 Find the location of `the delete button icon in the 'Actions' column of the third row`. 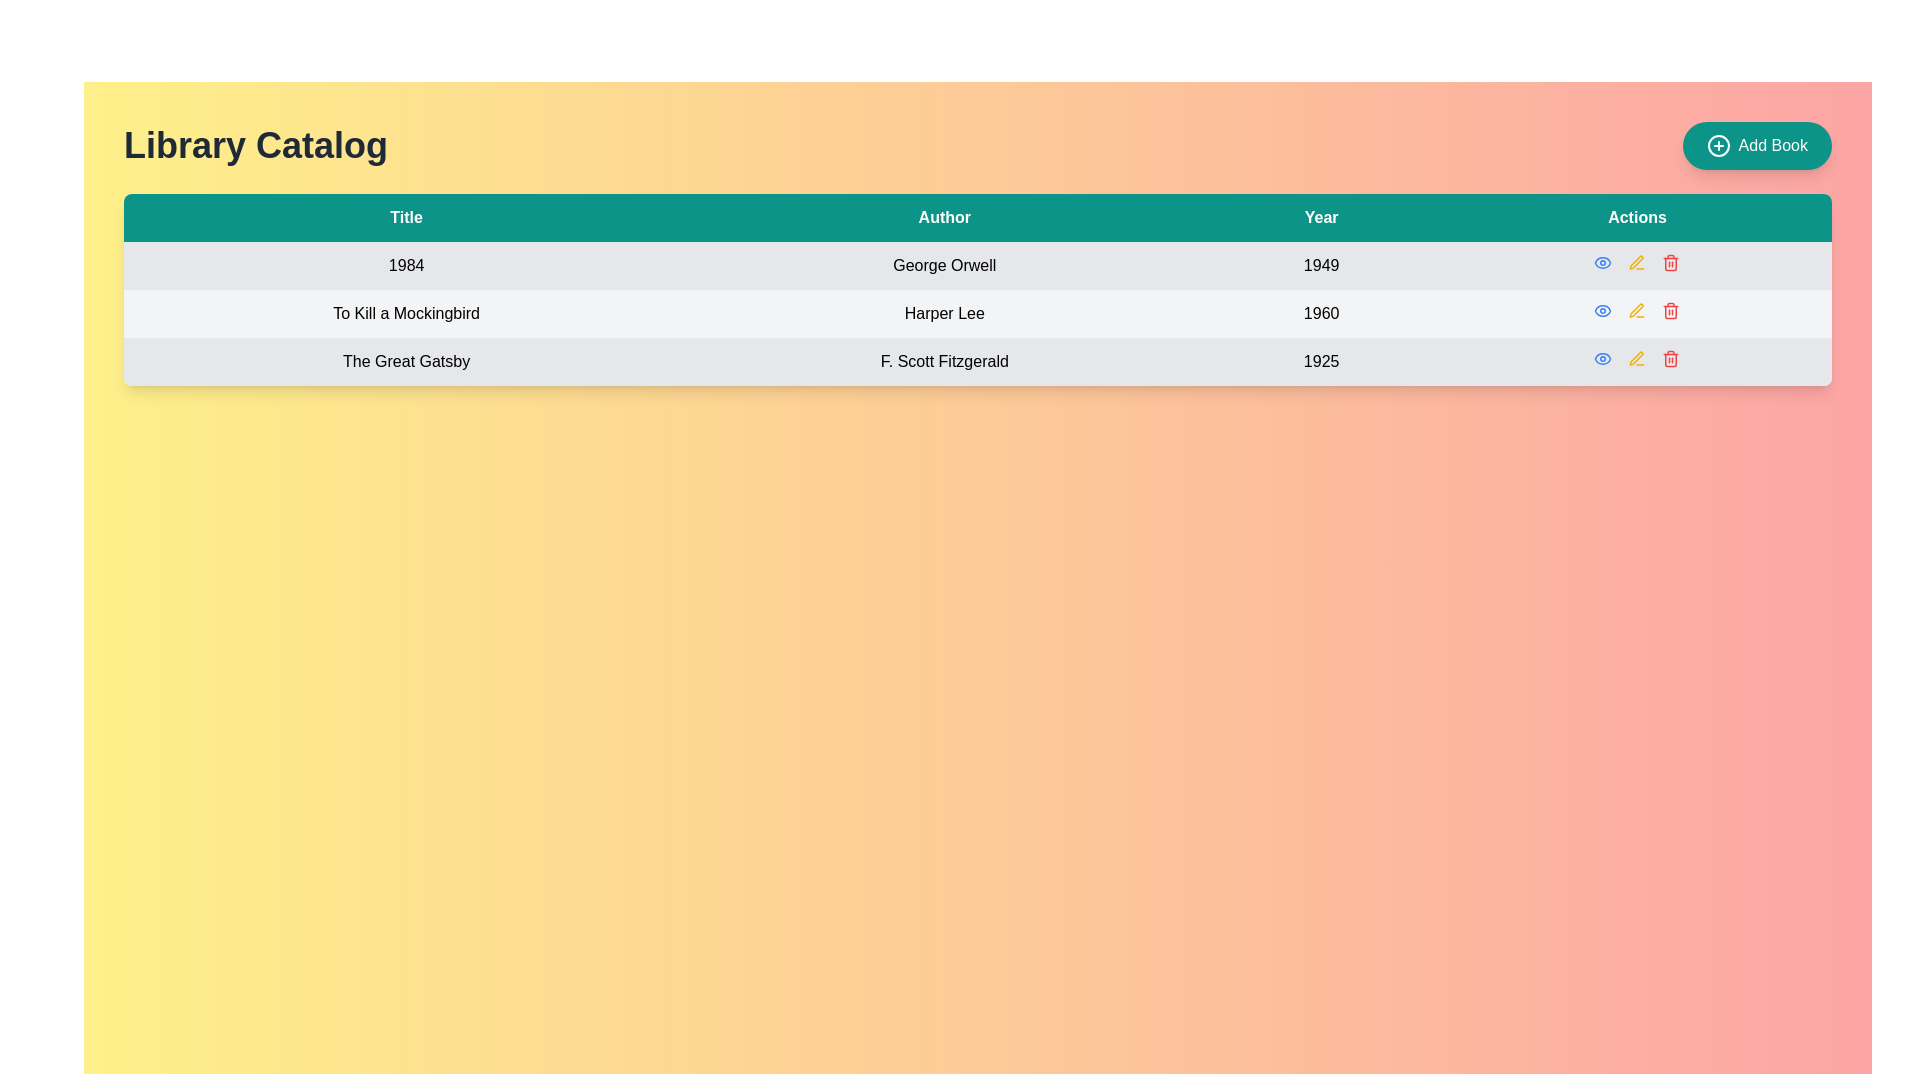

the delete button icon in the 'Actions' column of the third row is located at coordinates (1671, 357).